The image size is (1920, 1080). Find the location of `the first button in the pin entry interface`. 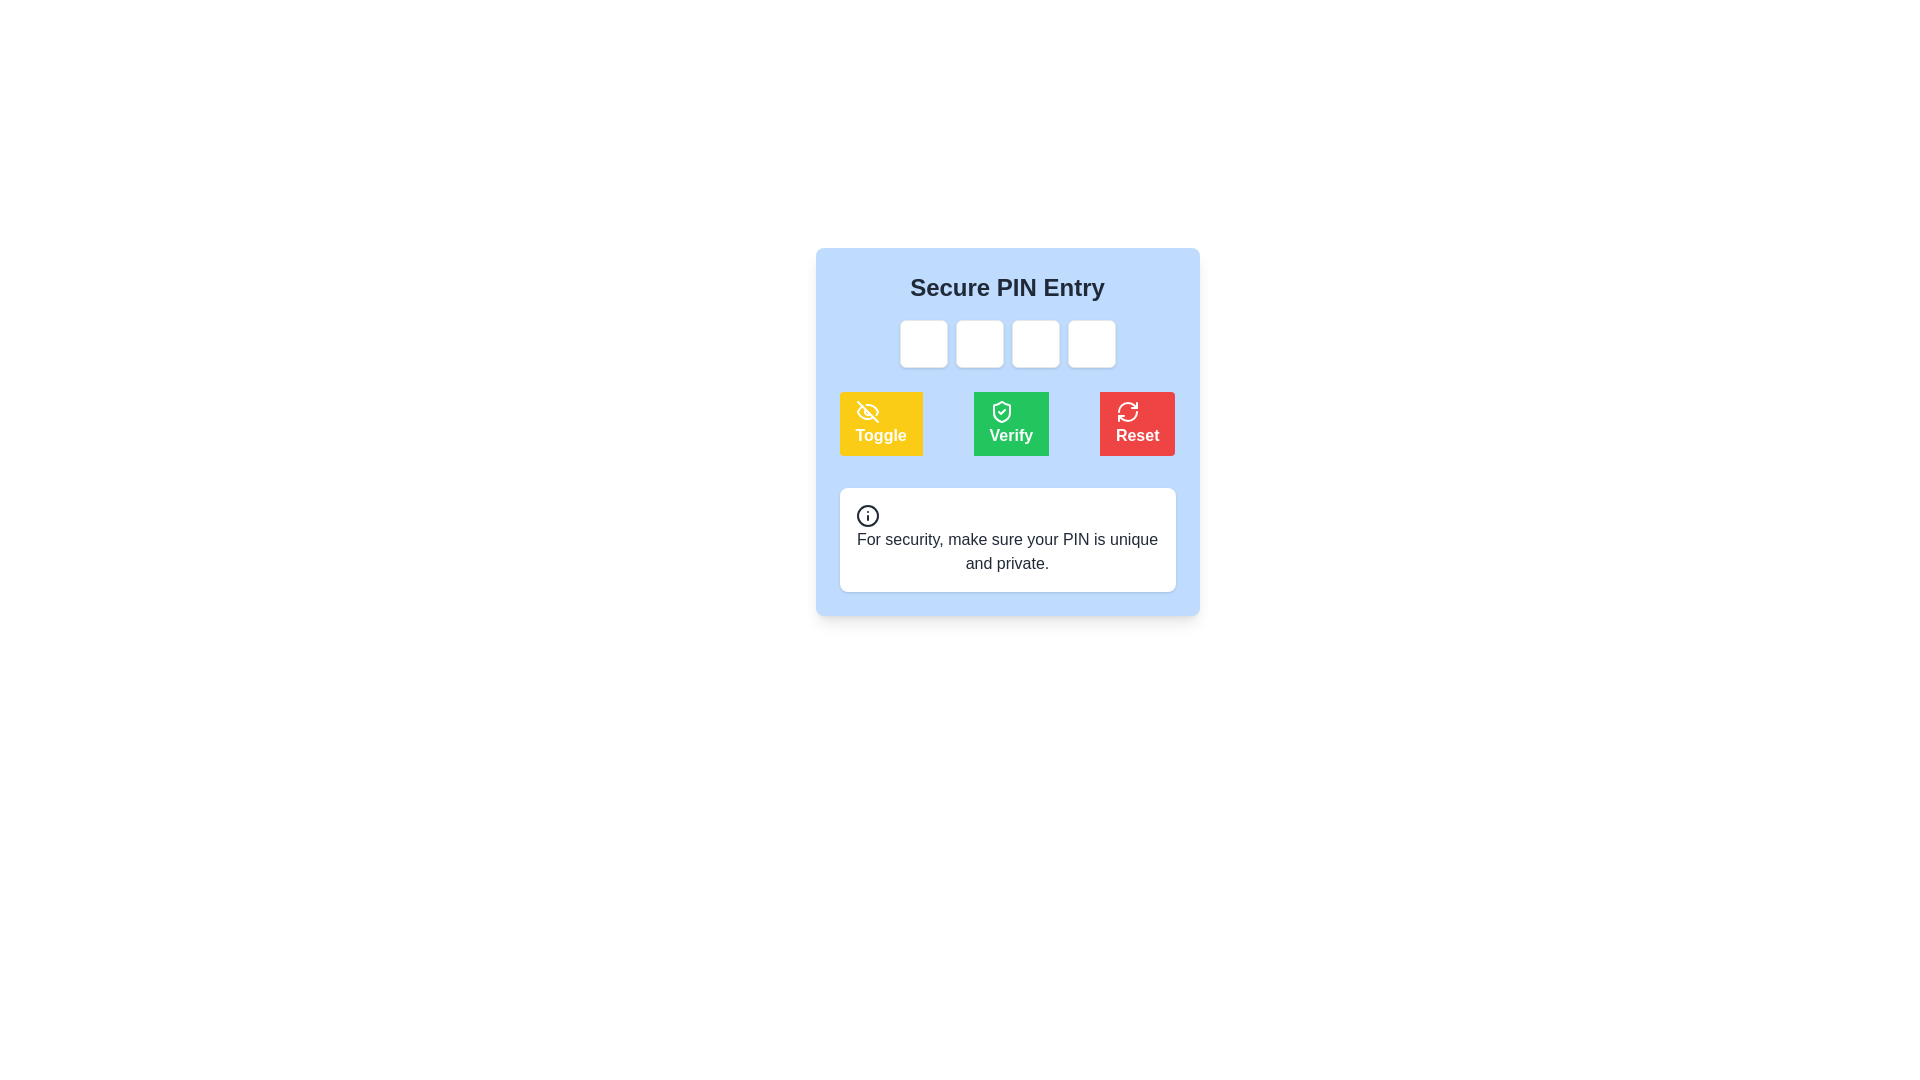

the first button in the pin entry interface is located at coordinates (880, 423).